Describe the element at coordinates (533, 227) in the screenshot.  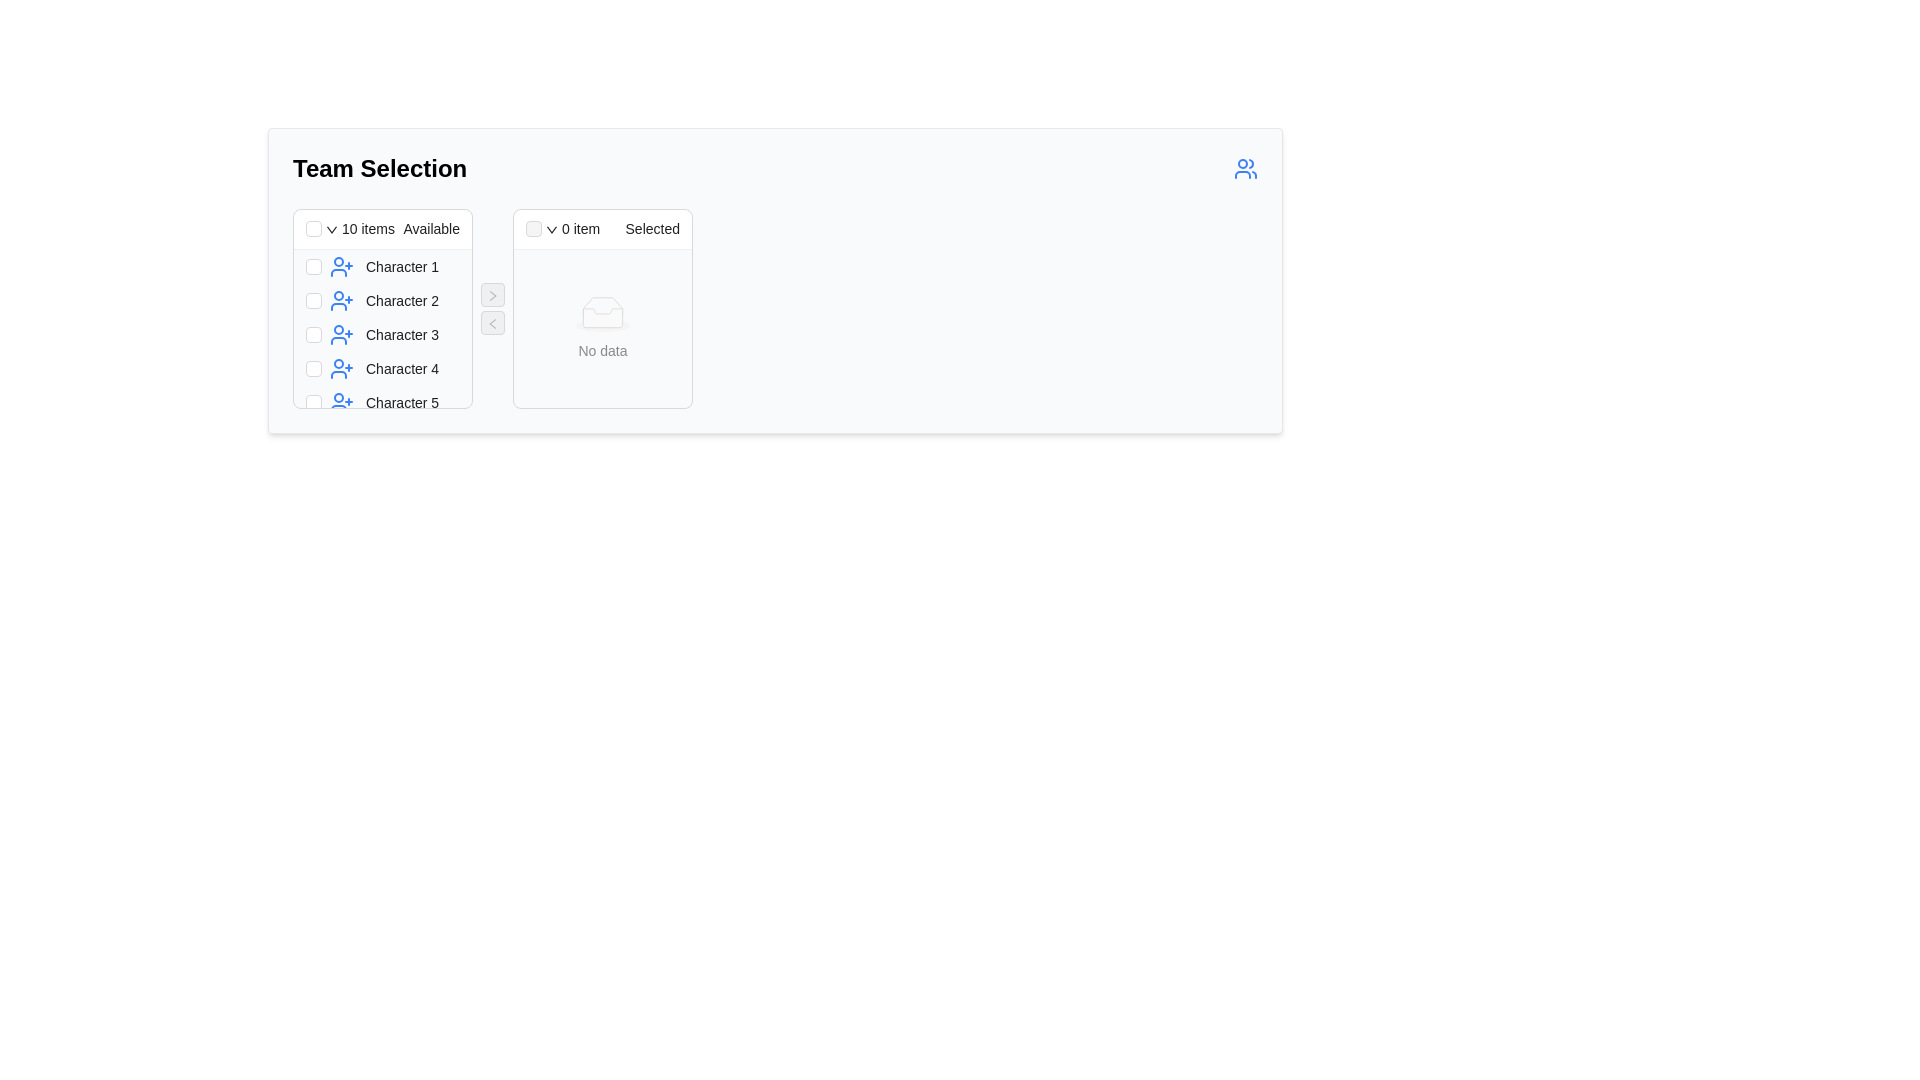
I see `the disabled checkbox located at the leftmost position in the header of the 'Selected' section, which indicates no items are selected and is above the 'No data' placeholder` at that location.